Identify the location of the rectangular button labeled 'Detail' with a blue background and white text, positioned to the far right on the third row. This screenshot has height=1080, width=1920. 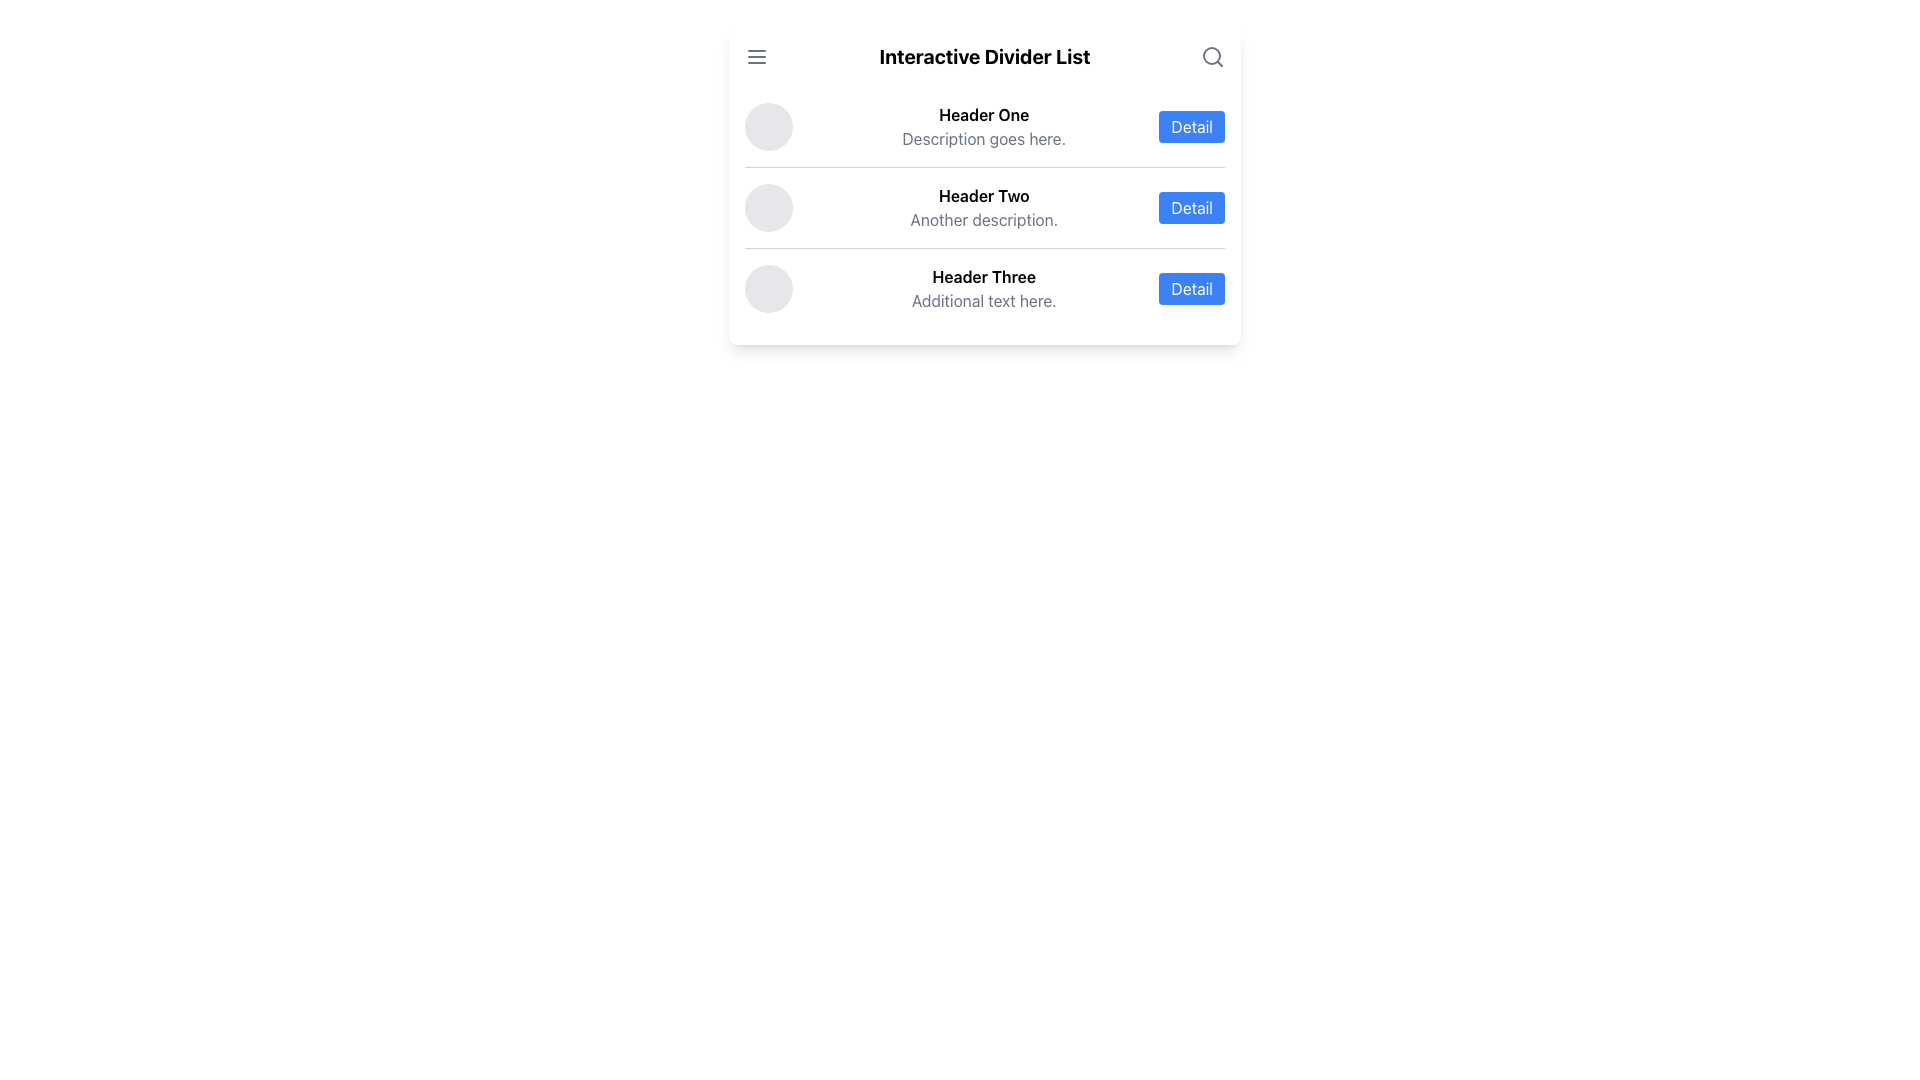
(1192, 289).